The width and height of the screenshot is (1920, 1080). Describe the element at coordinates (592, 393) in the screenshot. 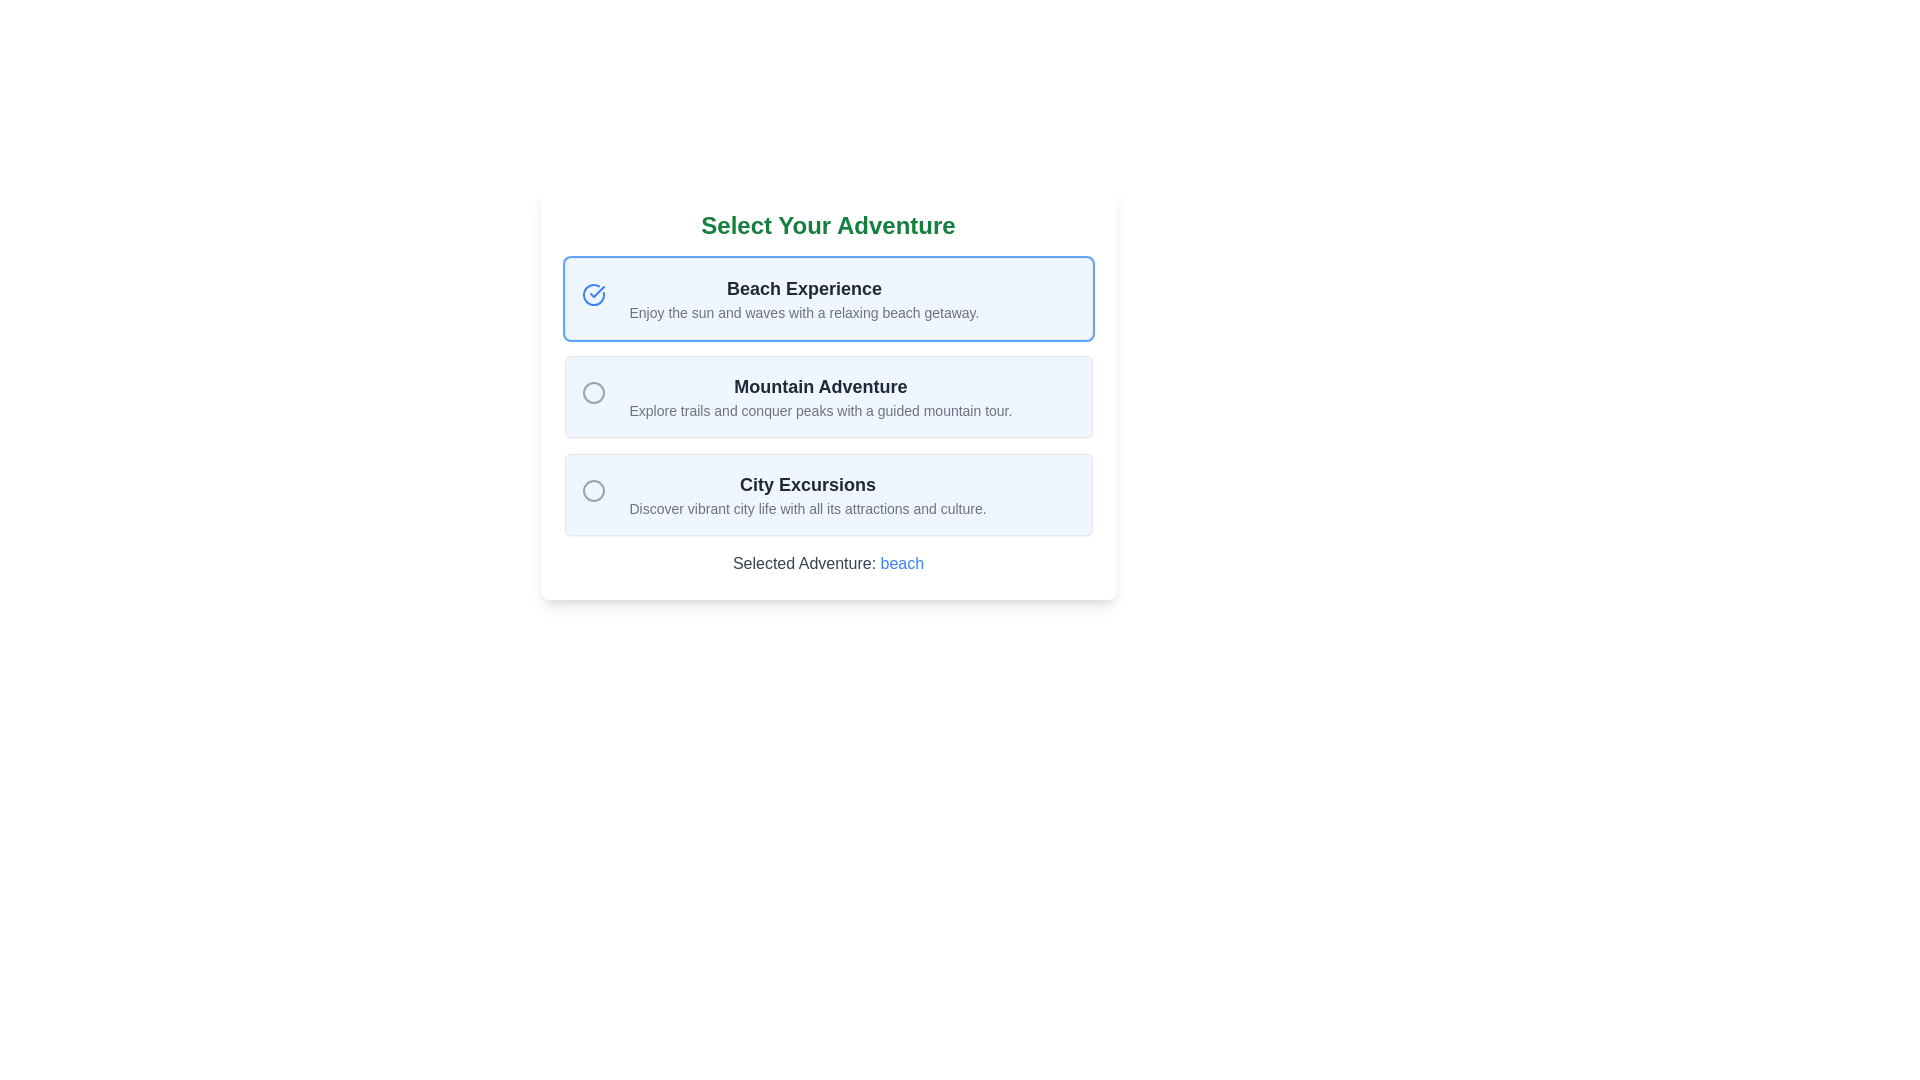

I see `the radio button for 'Mountain Adventure', which is a circular icon with a gray border and a white background located to the left of the option` at that location.